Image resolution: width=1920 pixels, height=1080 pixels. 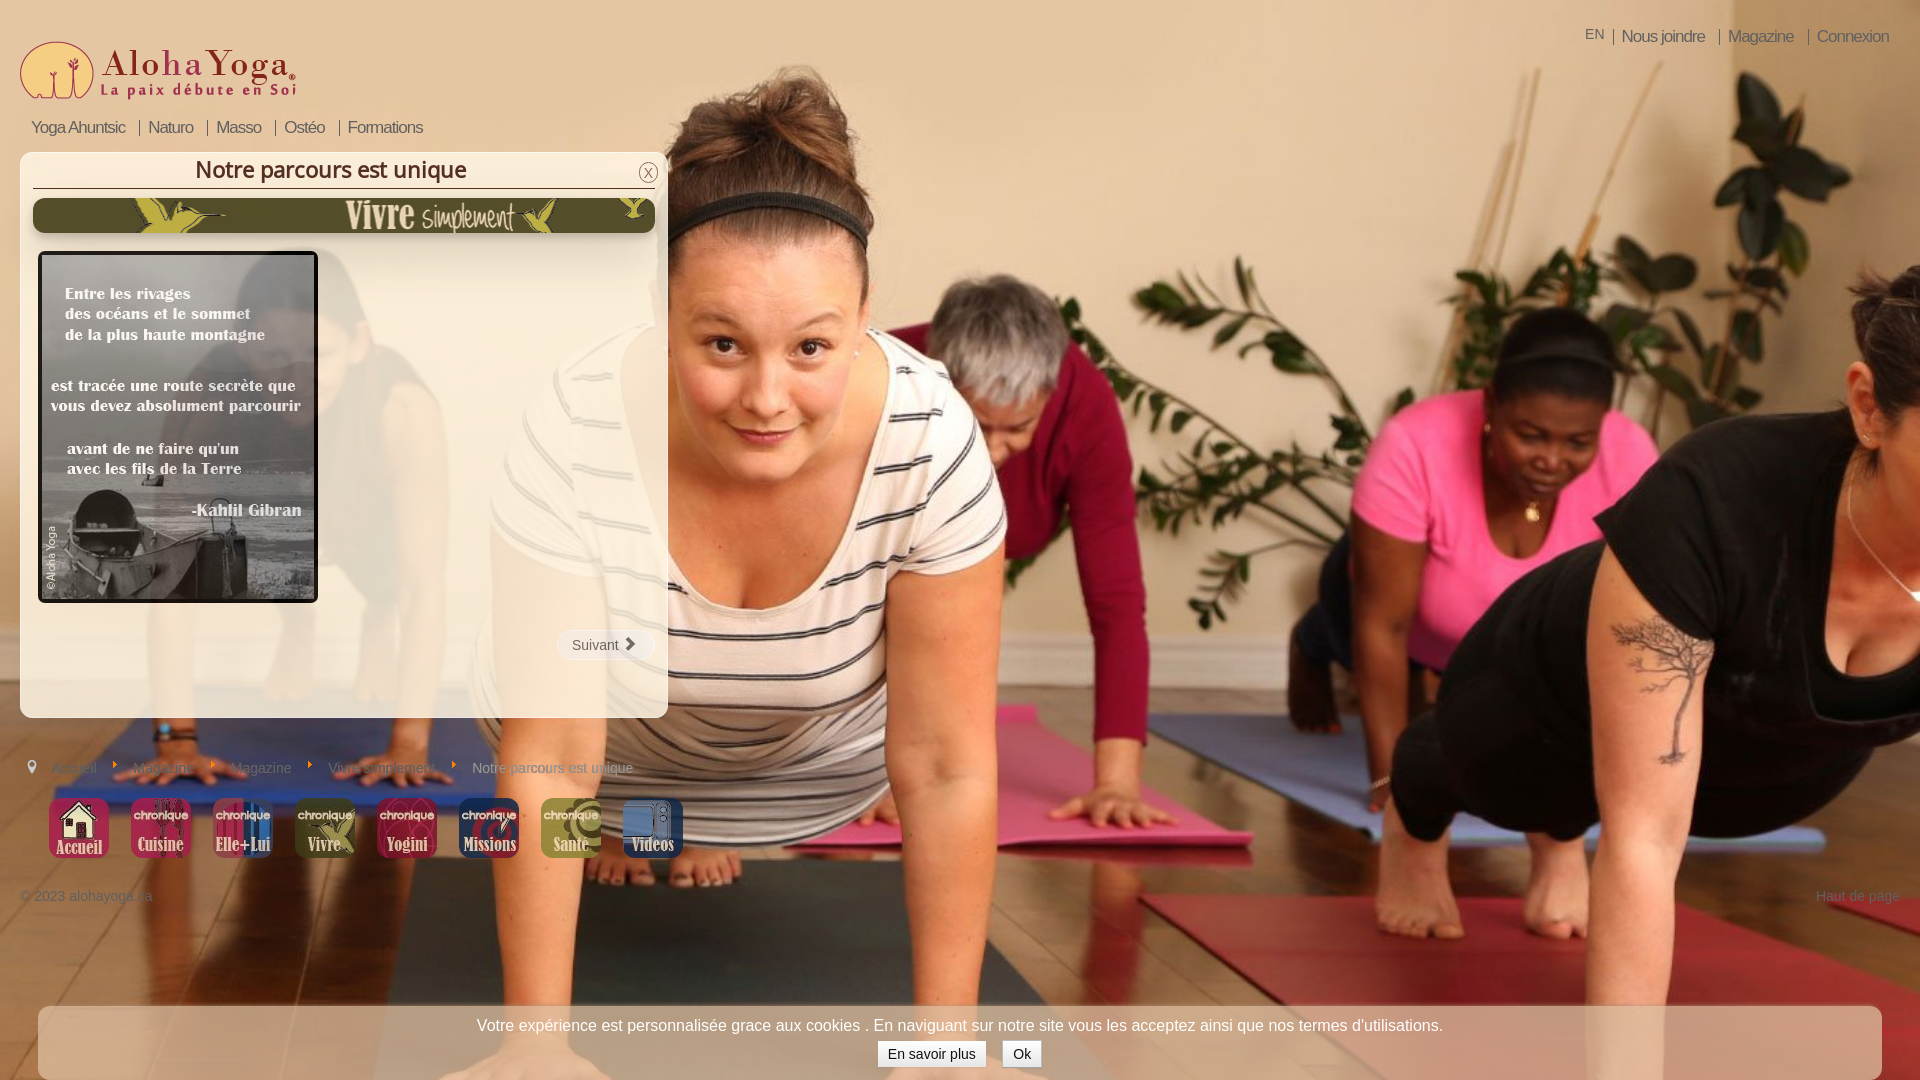 What do you see at coordinates (1851, 37) in the screenshot?
I see `'Connexion'` at bounding box center [1851, 37].